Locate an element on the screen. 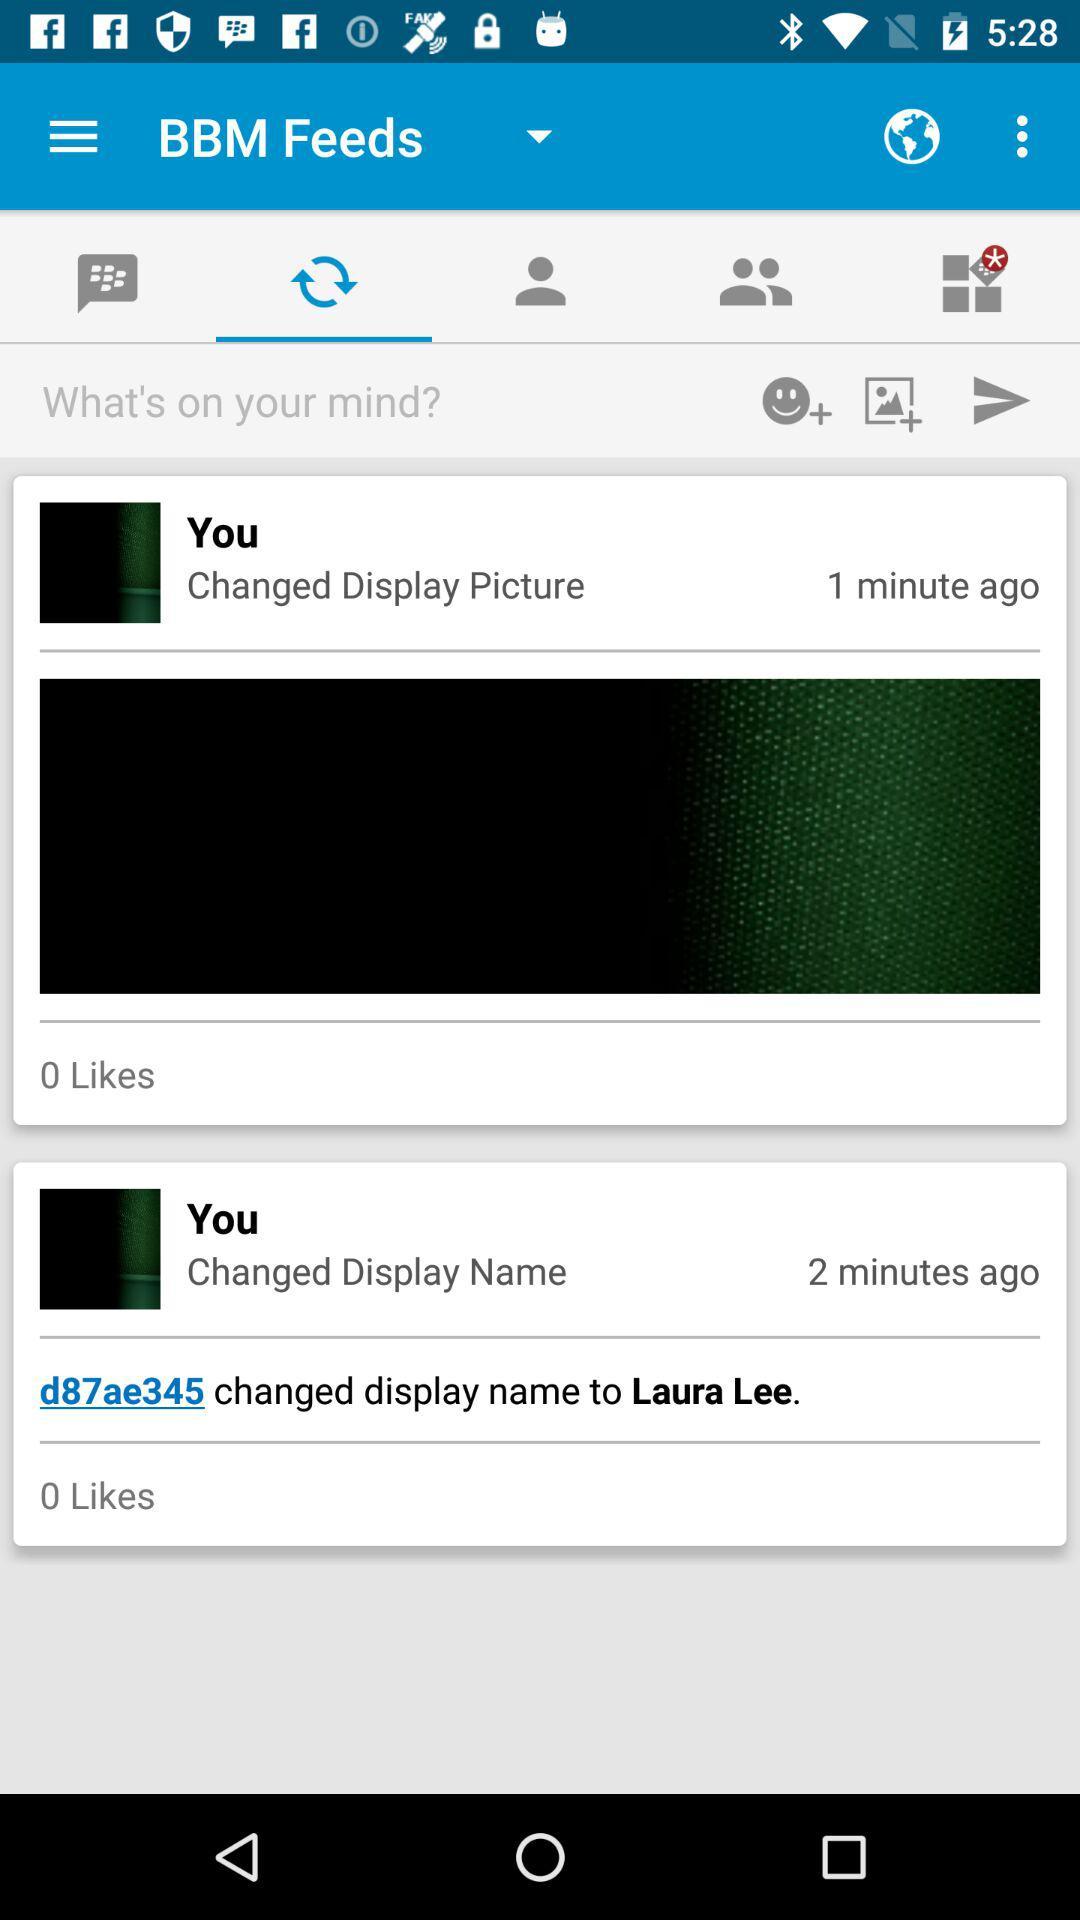  the second icon next to whats on your mind is located at coordinates (898, 400).